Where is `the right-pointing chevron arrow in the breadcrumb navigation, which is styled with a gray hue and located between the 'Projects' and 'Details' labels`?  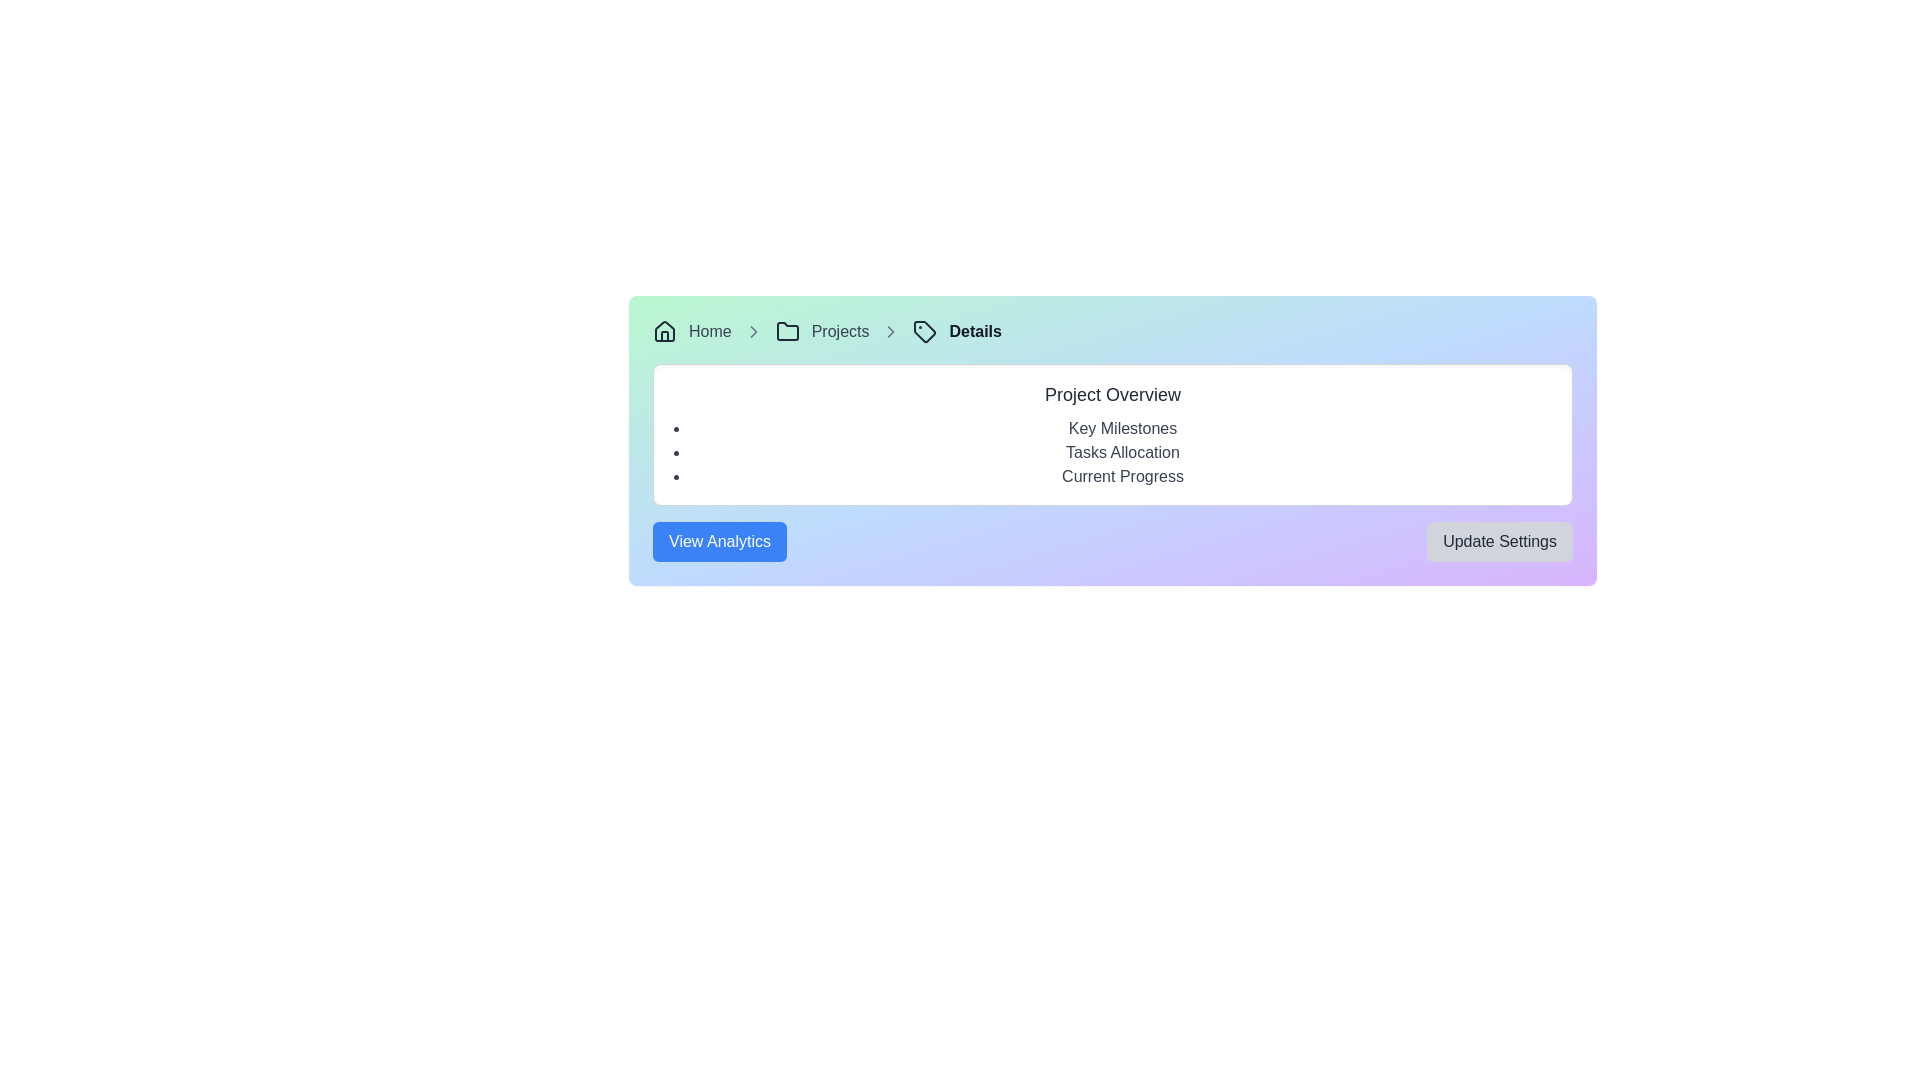 the right-pointing chevron arrow in the breadcrumb navigation, which is styled with a gray hue and located between the 'Projects' and 'Details' labels is located at coordinates (890, 330).